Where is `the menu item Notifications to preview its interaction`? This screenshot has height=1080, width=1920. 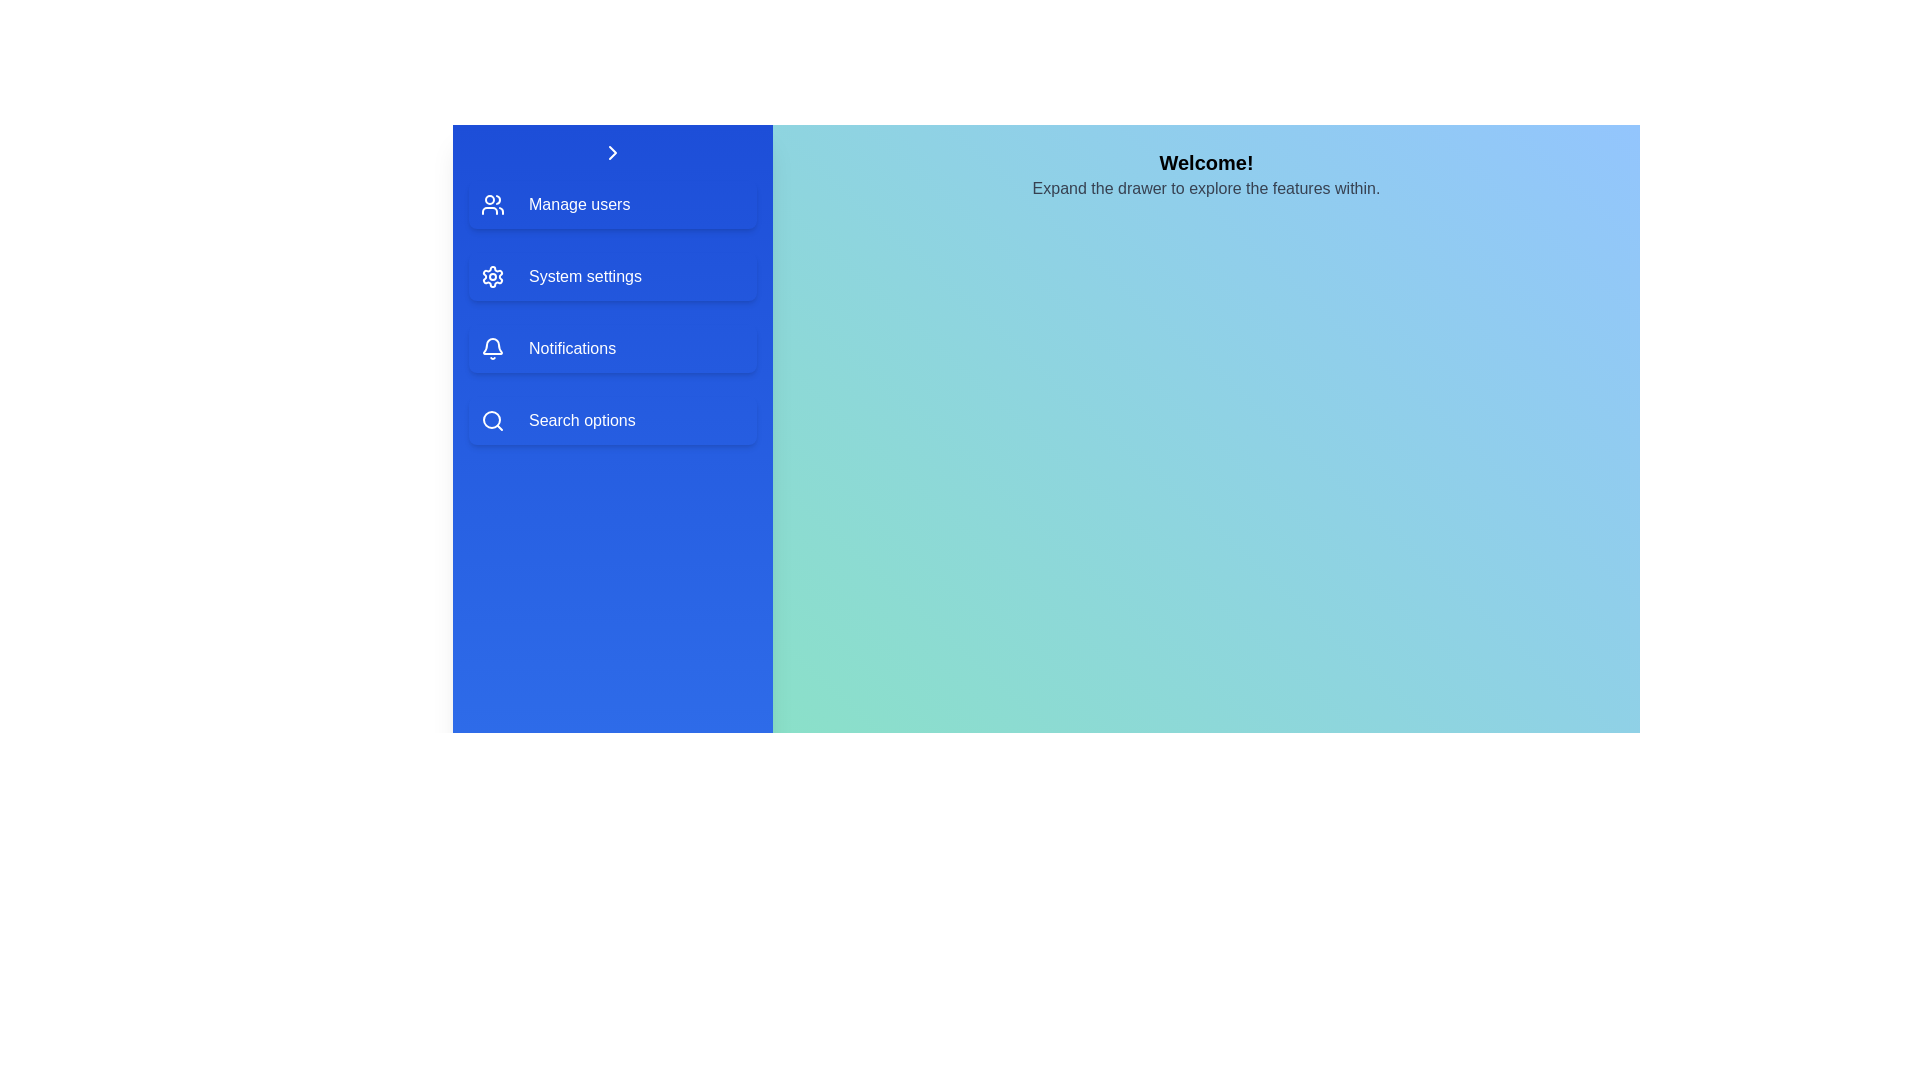
the menu item Notifications to preview its interaction is located at coordinates (612, 347).